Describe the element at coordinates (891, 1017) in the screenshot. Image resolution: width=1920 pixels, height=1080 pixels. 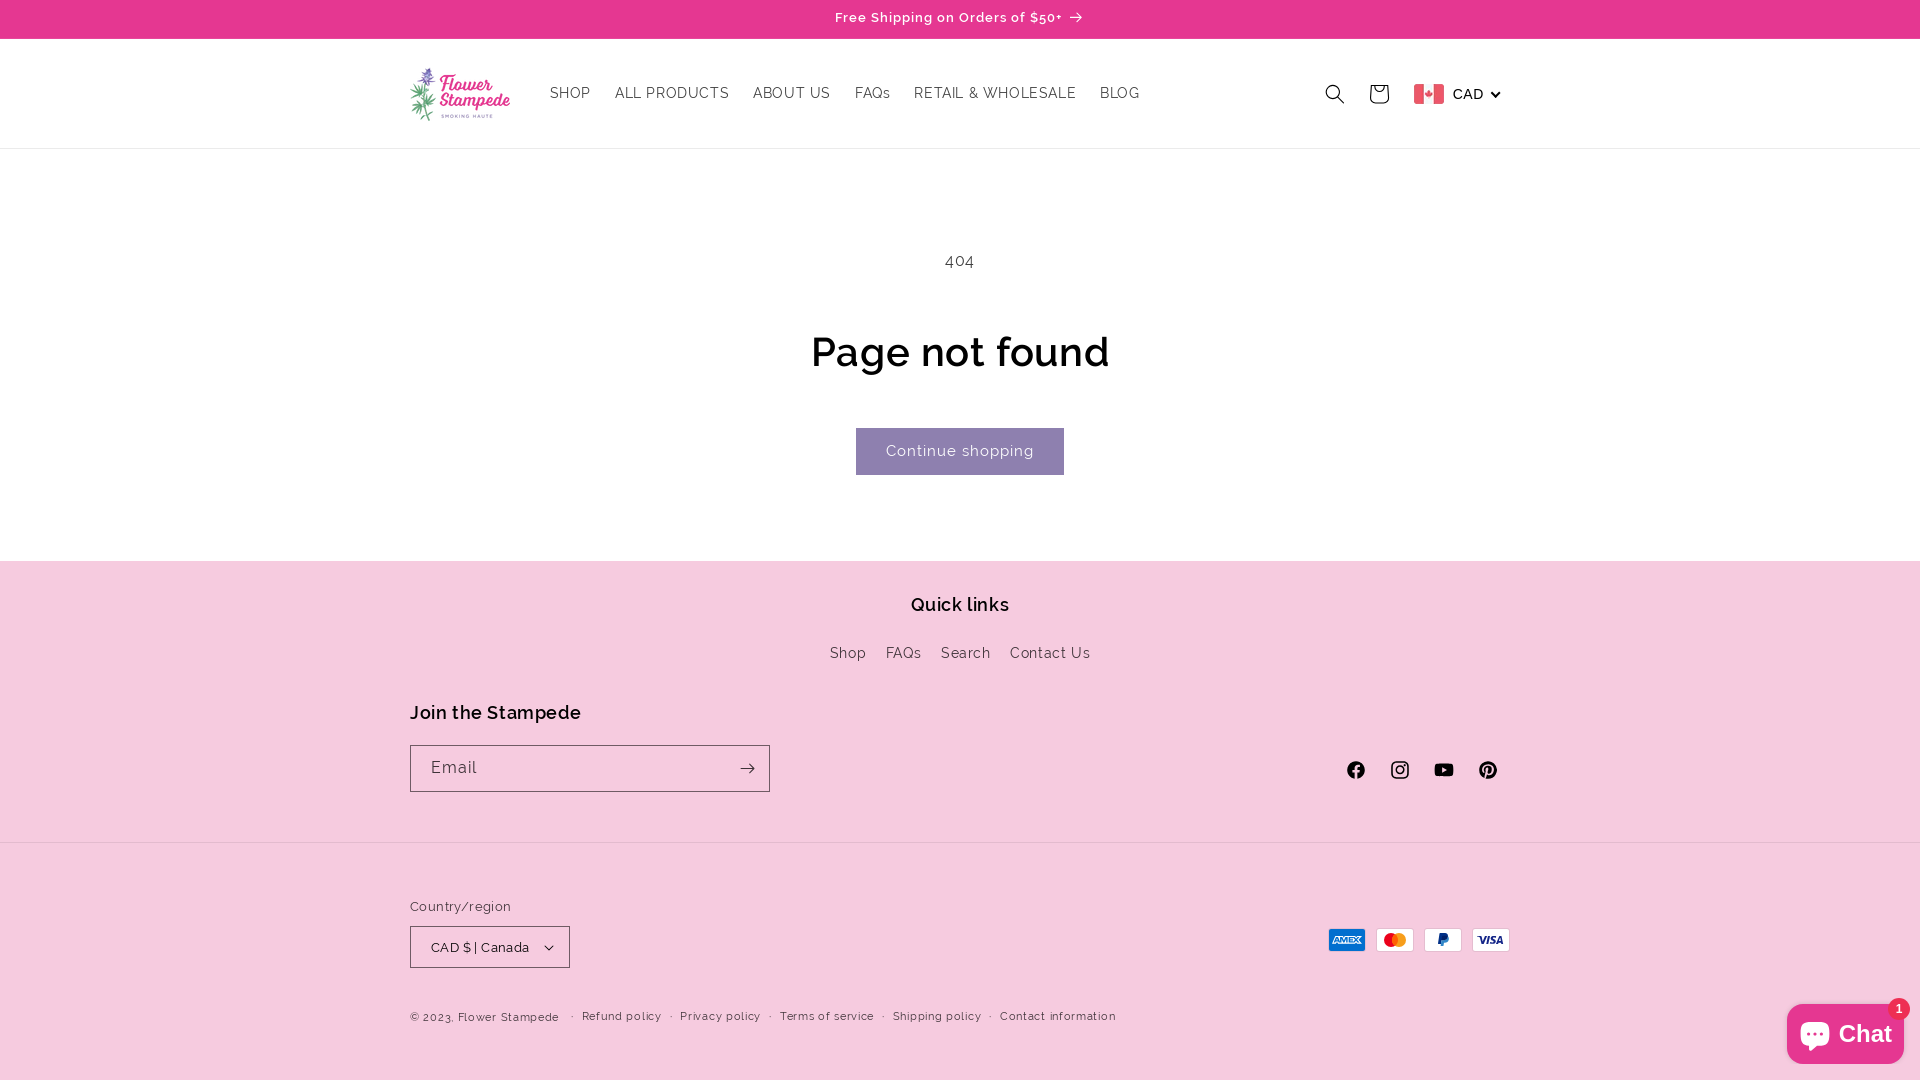
I see `'Shipping policy'` at that location.